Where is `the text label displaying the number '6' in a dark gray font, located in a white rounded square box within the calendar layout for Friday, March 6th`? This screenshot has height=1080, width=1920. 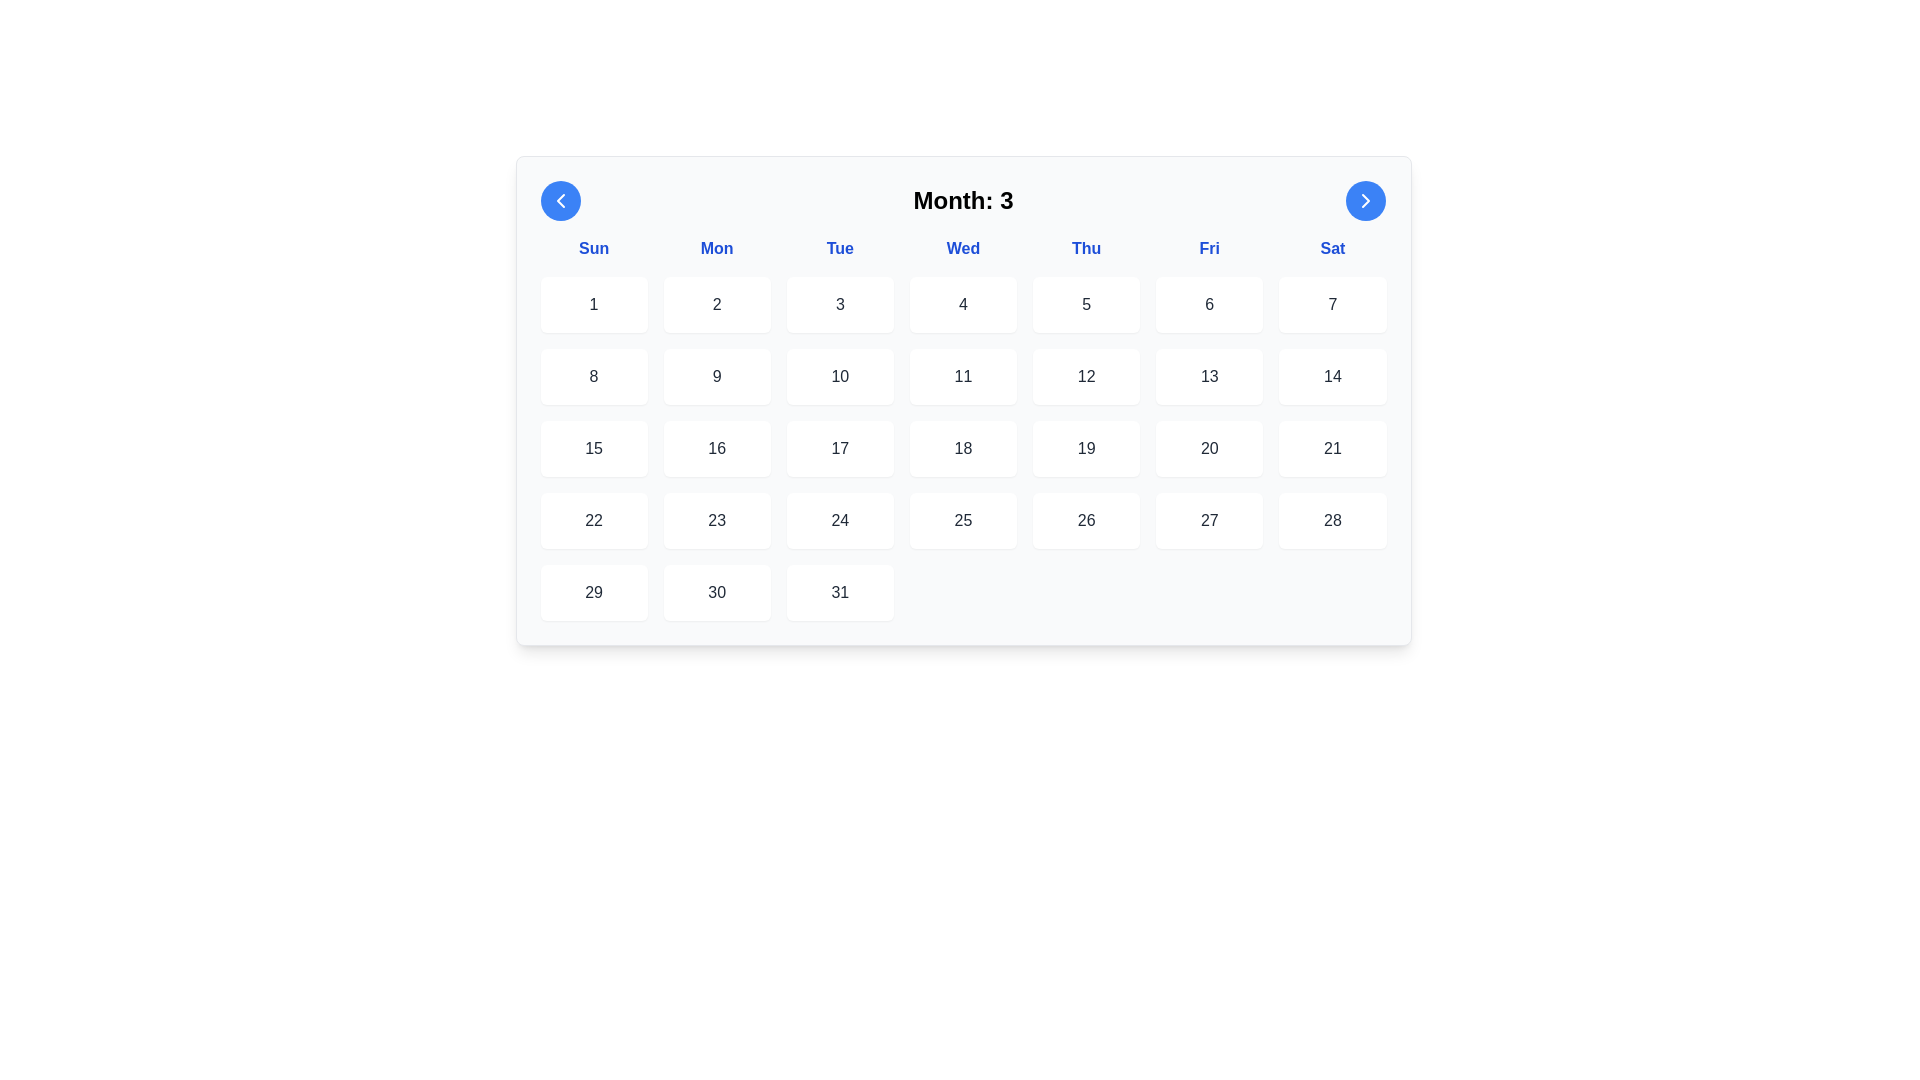
the text label displaying the number '6' in a dark gray font, located in a white rounded square box within the calendar layout for Friday, March 6th is located at coordinates (1208, 304).